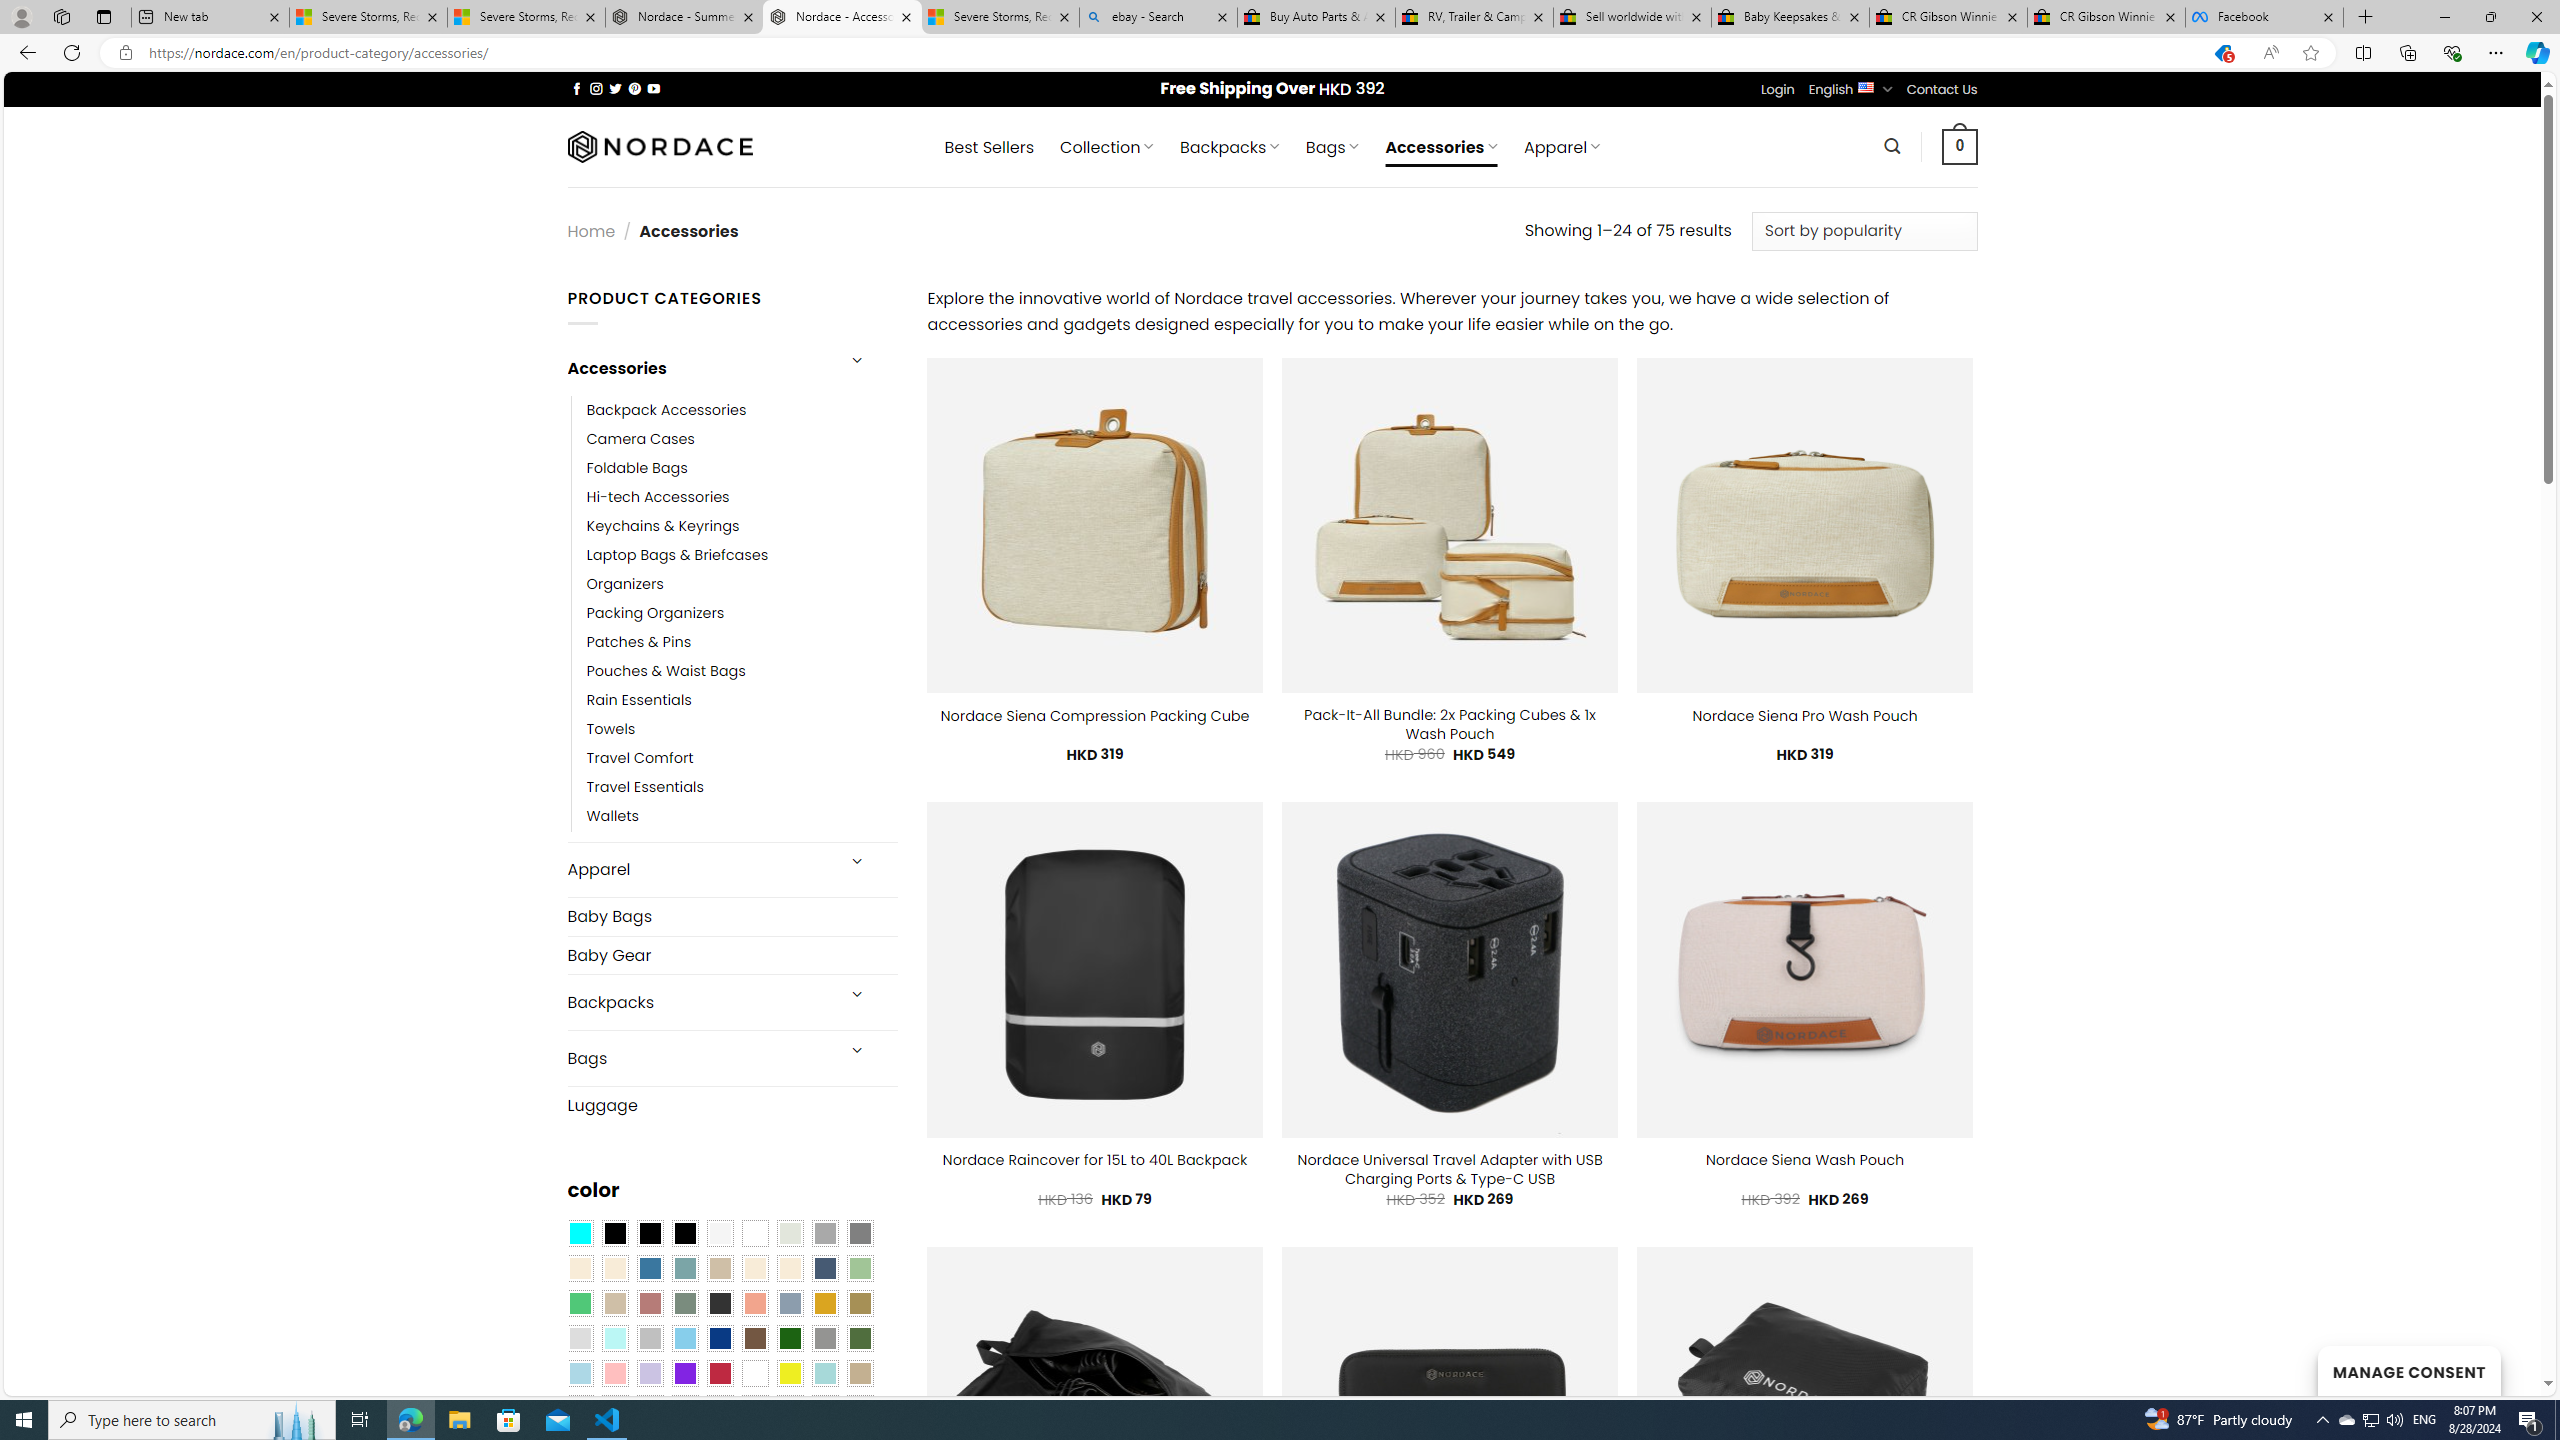  Describe the element at coordinates (988, 146) in the screenshot. I see `'  Best Sellers'` at that location.